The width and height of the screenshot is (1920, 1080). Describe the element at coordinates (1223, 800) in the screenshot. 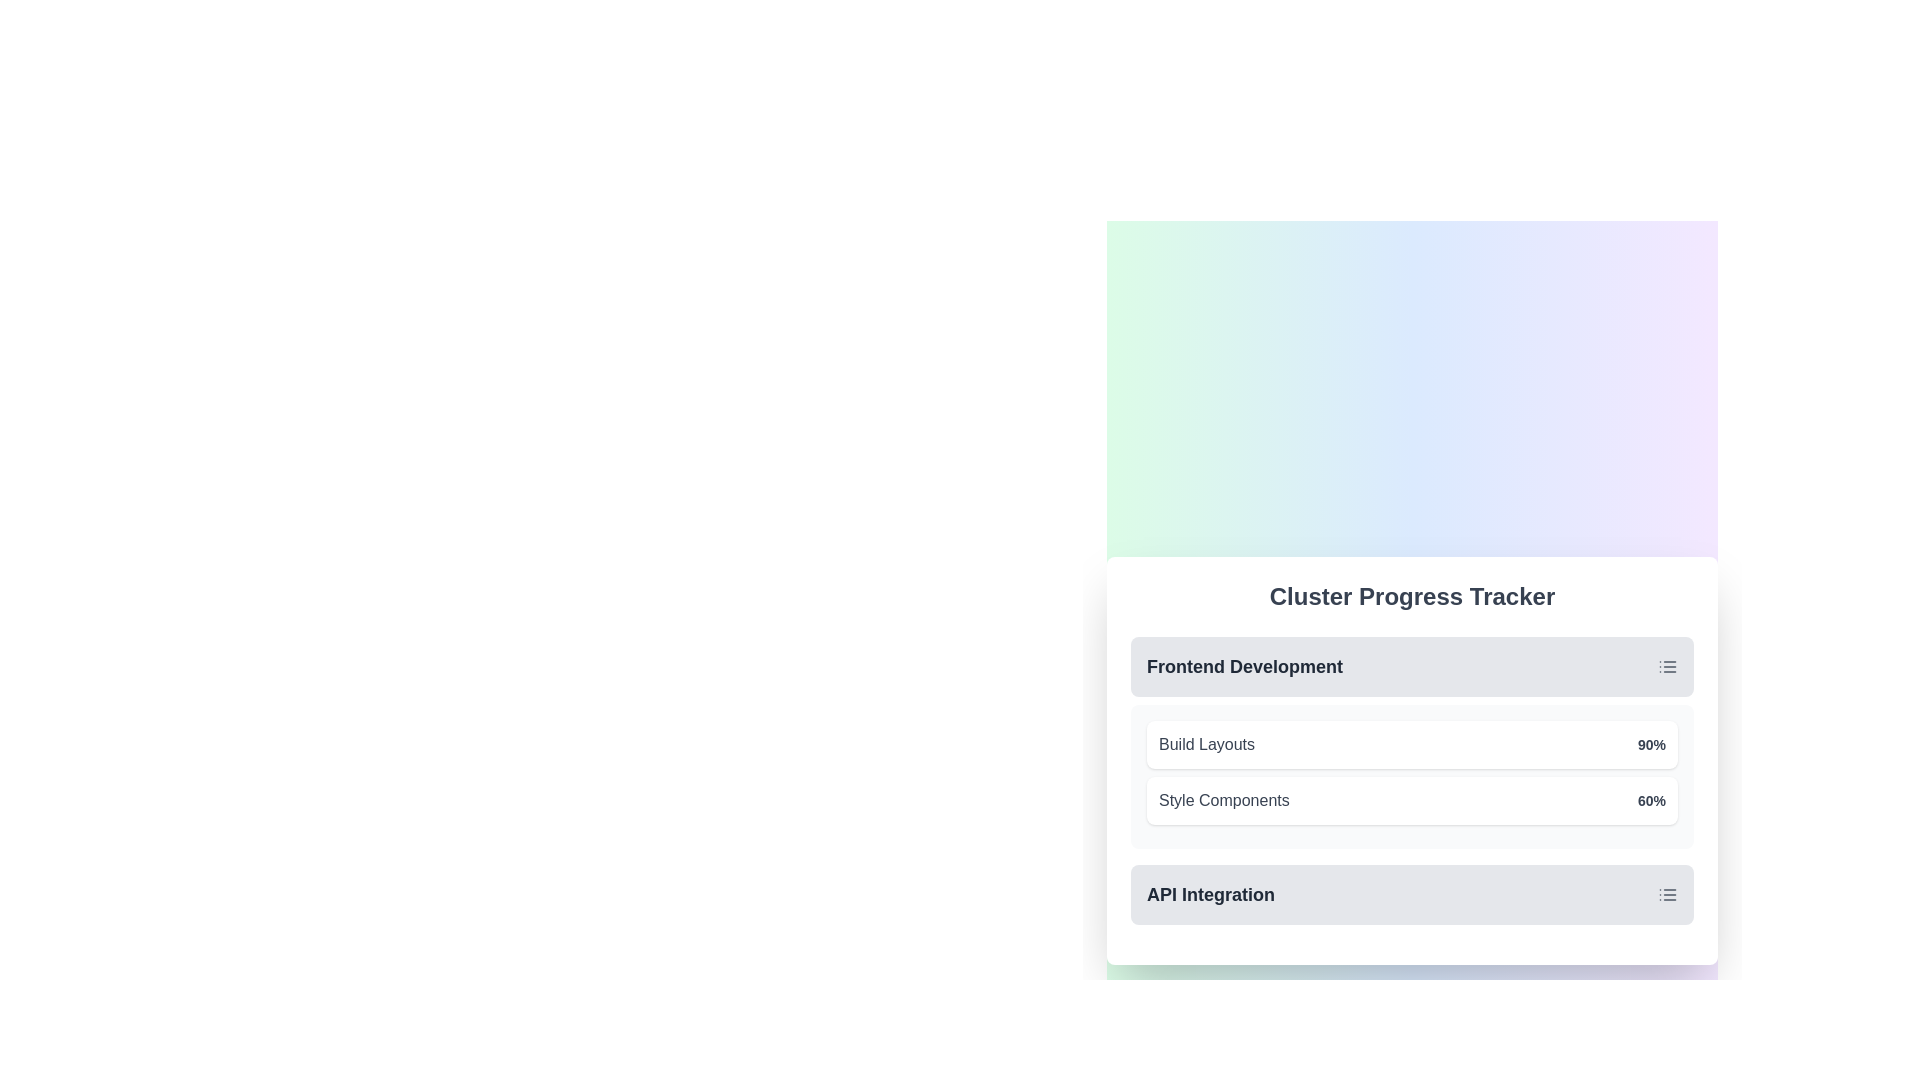

I see `the Text label that conveys the title of a subtask within the 'Cluster Progress Tracker' under 'Frontend Development', which is the second entry in the list` at that location.